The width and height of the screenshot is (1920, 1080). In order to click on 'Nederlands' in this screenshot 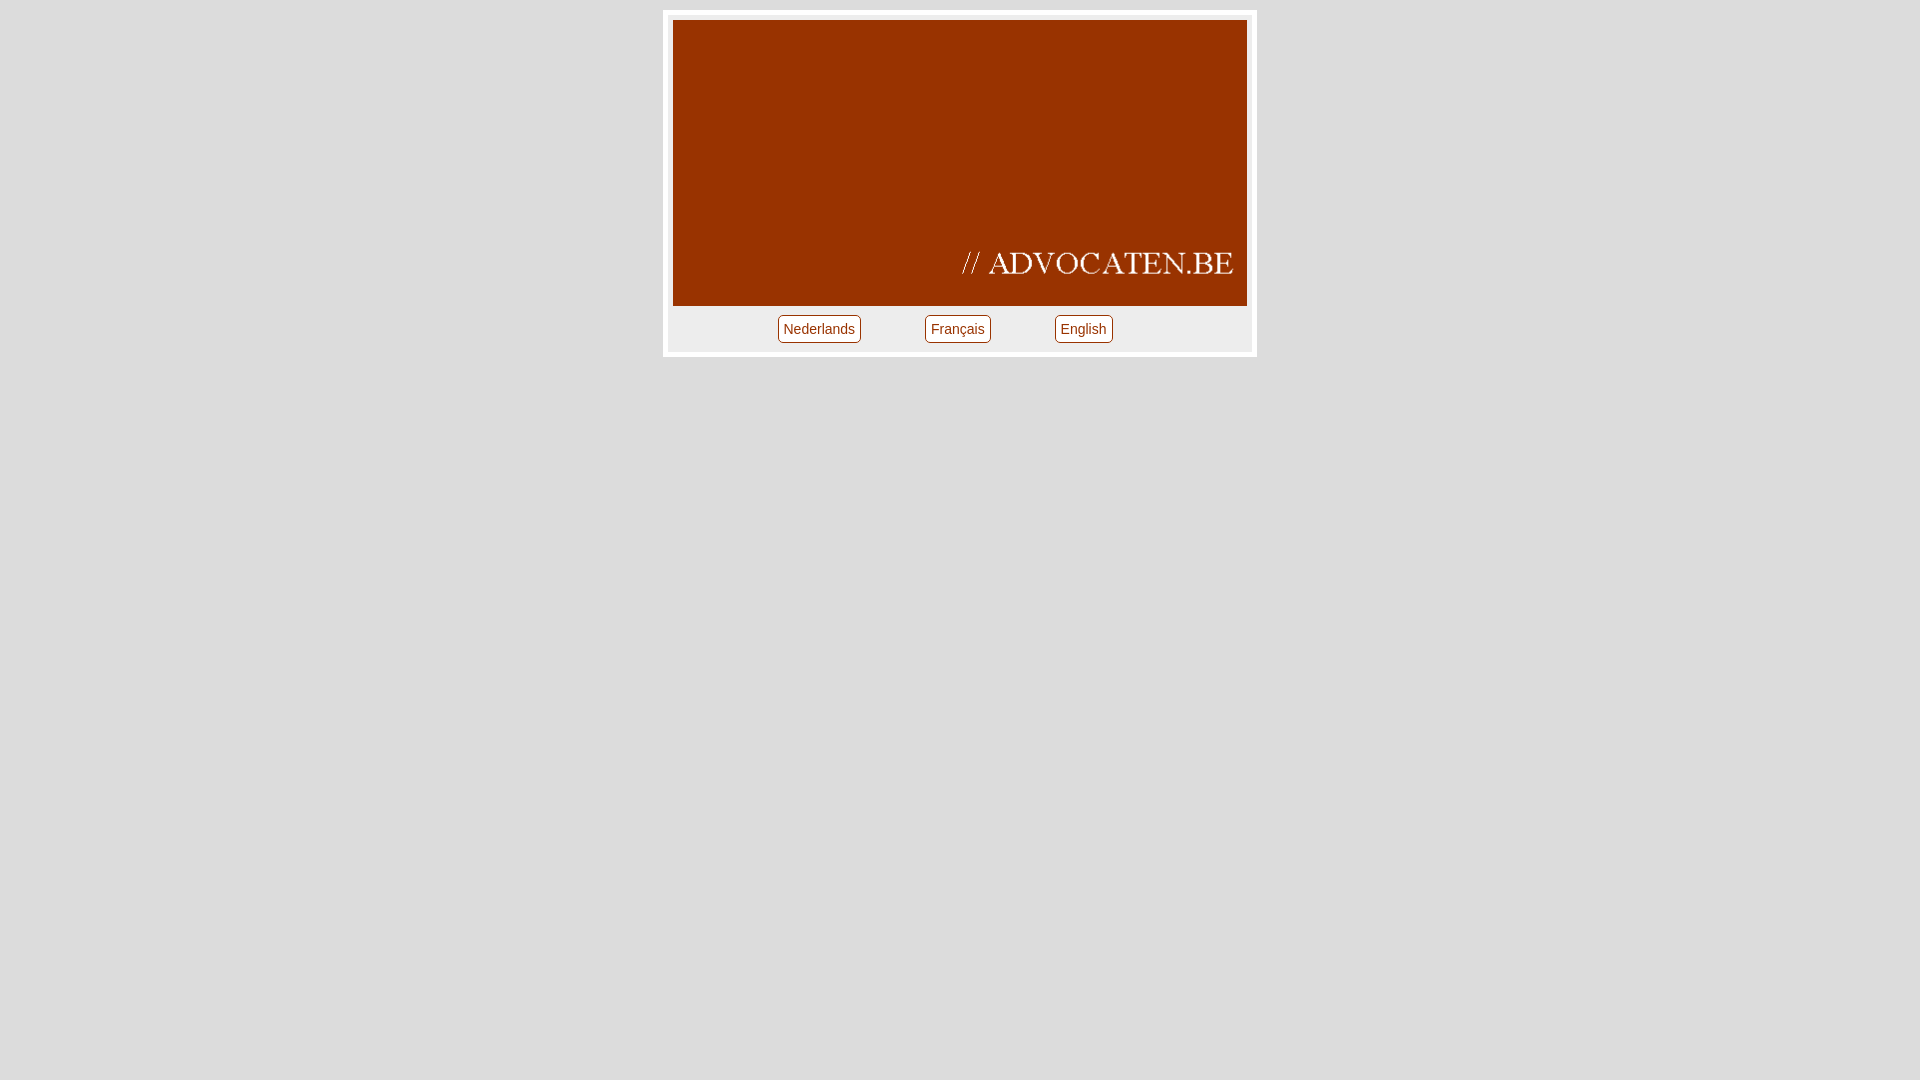, I will do `click(820, 327)`.